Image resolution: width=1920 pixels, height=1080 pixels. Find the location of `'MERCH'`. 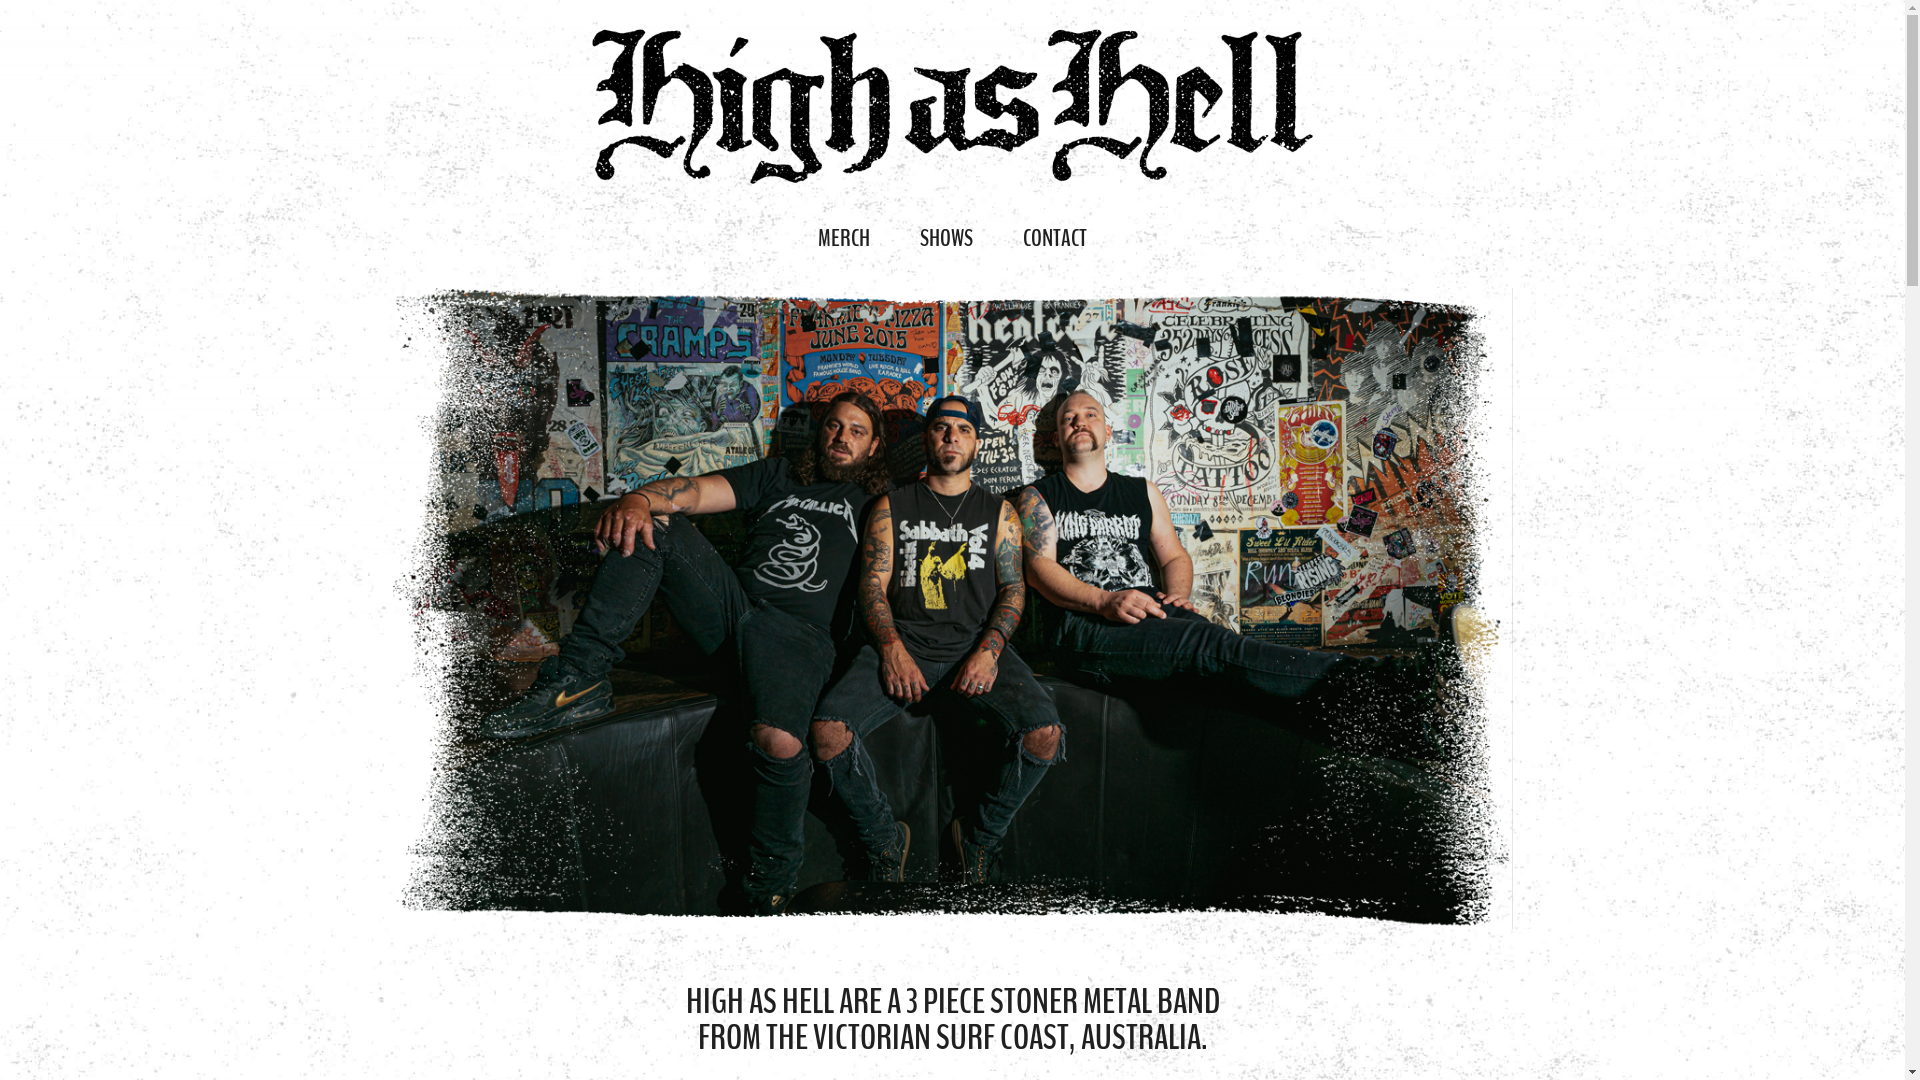

'MERCH' is located at coordinates (791, 237).